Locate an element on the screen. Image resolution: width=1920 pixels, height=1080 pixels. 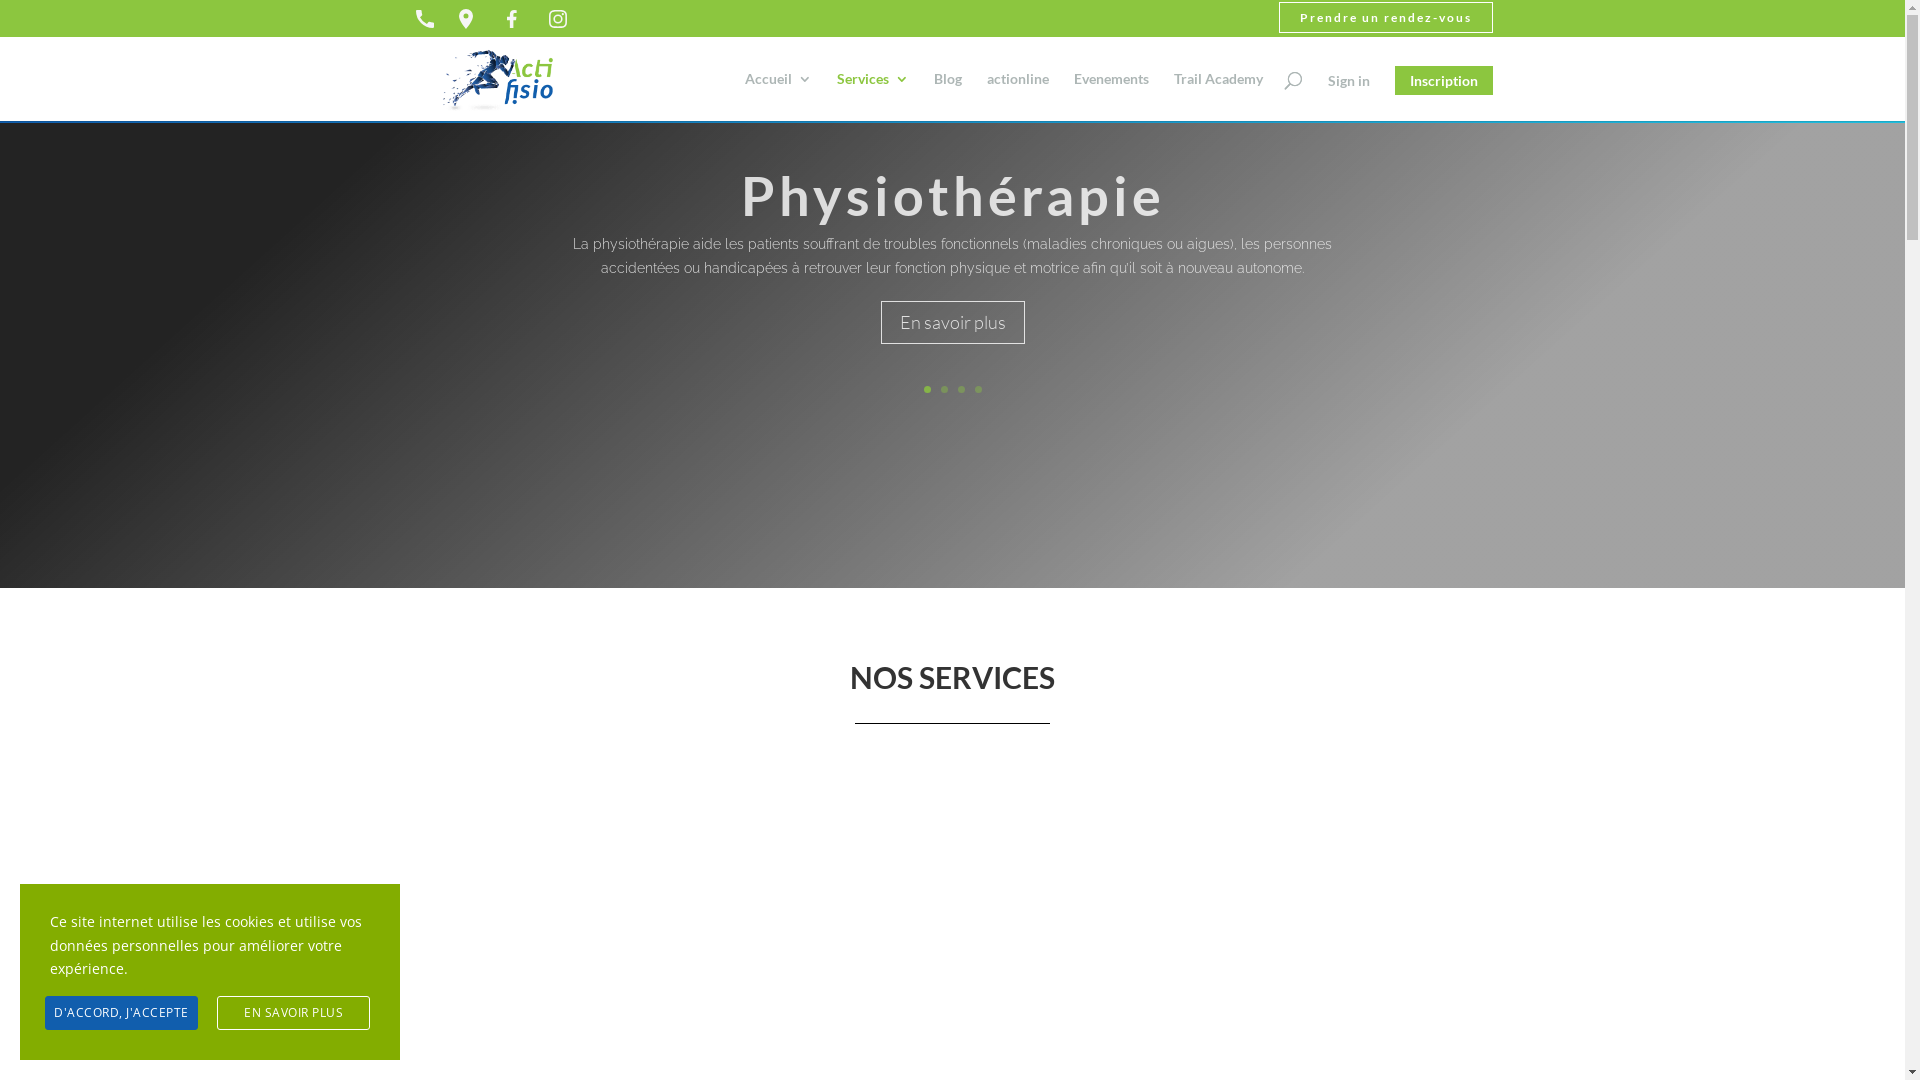
'Trail Academy' is located at coordinates (1217, 96).